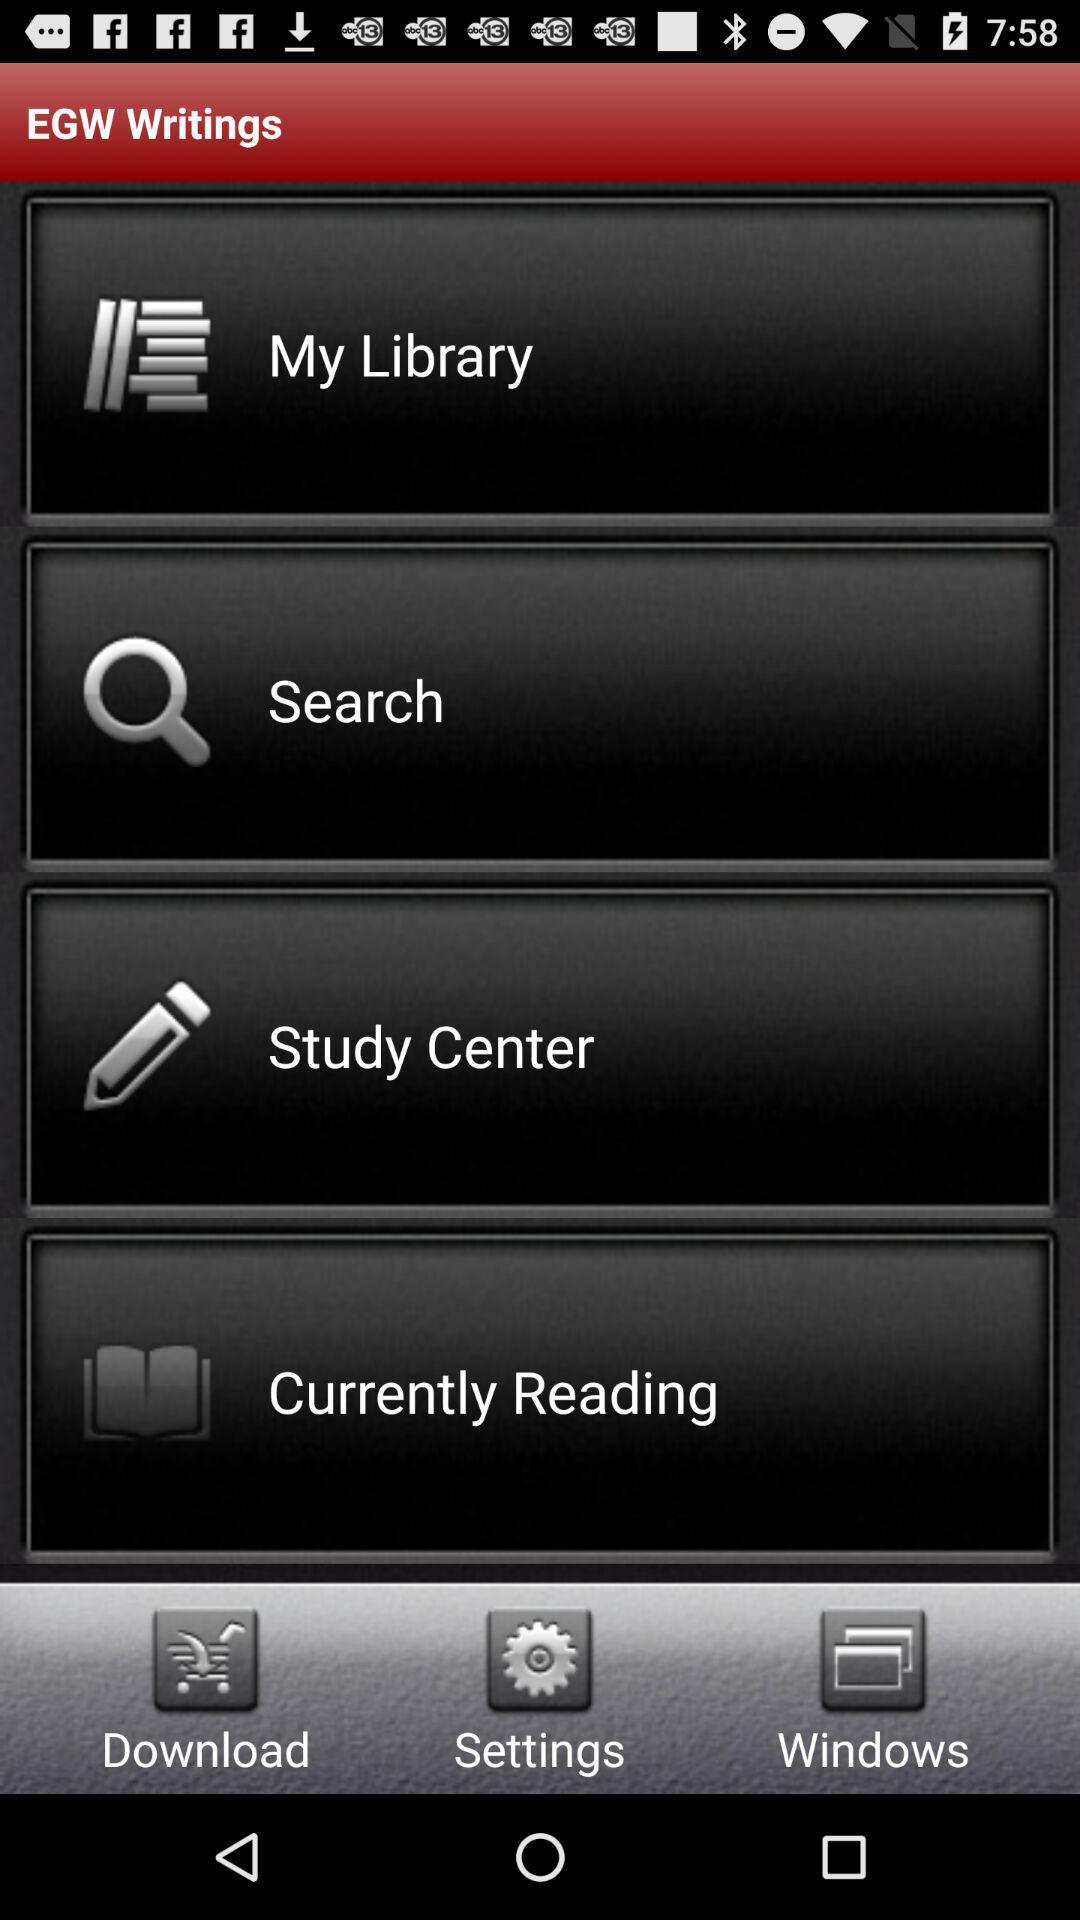  Describe the element at coordinates (538, 1660) in the screenshot. I see `app to the right of the download item` at that location.